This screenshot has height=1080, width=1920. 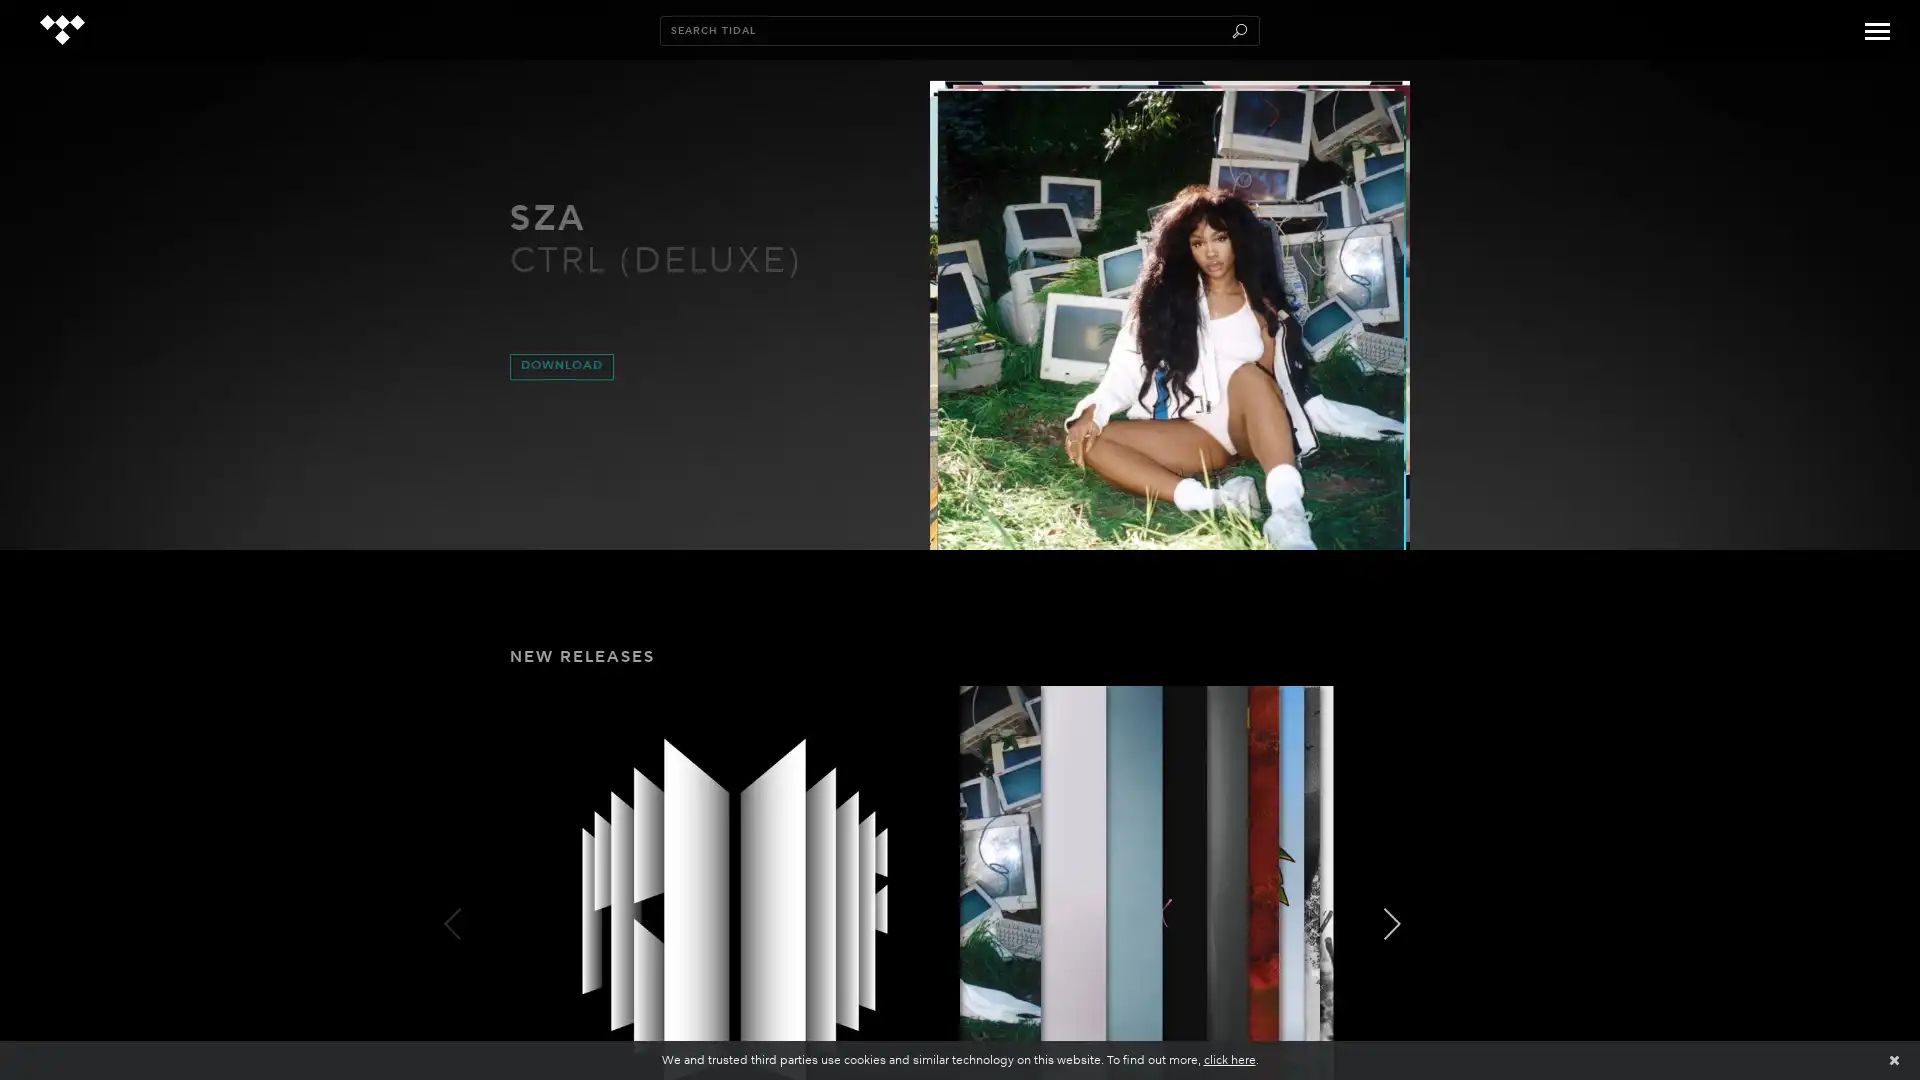 What do you see at coordinates (1389, 933) in the screenshot?
I see `NEXT` at bounding box center [1389, 933].